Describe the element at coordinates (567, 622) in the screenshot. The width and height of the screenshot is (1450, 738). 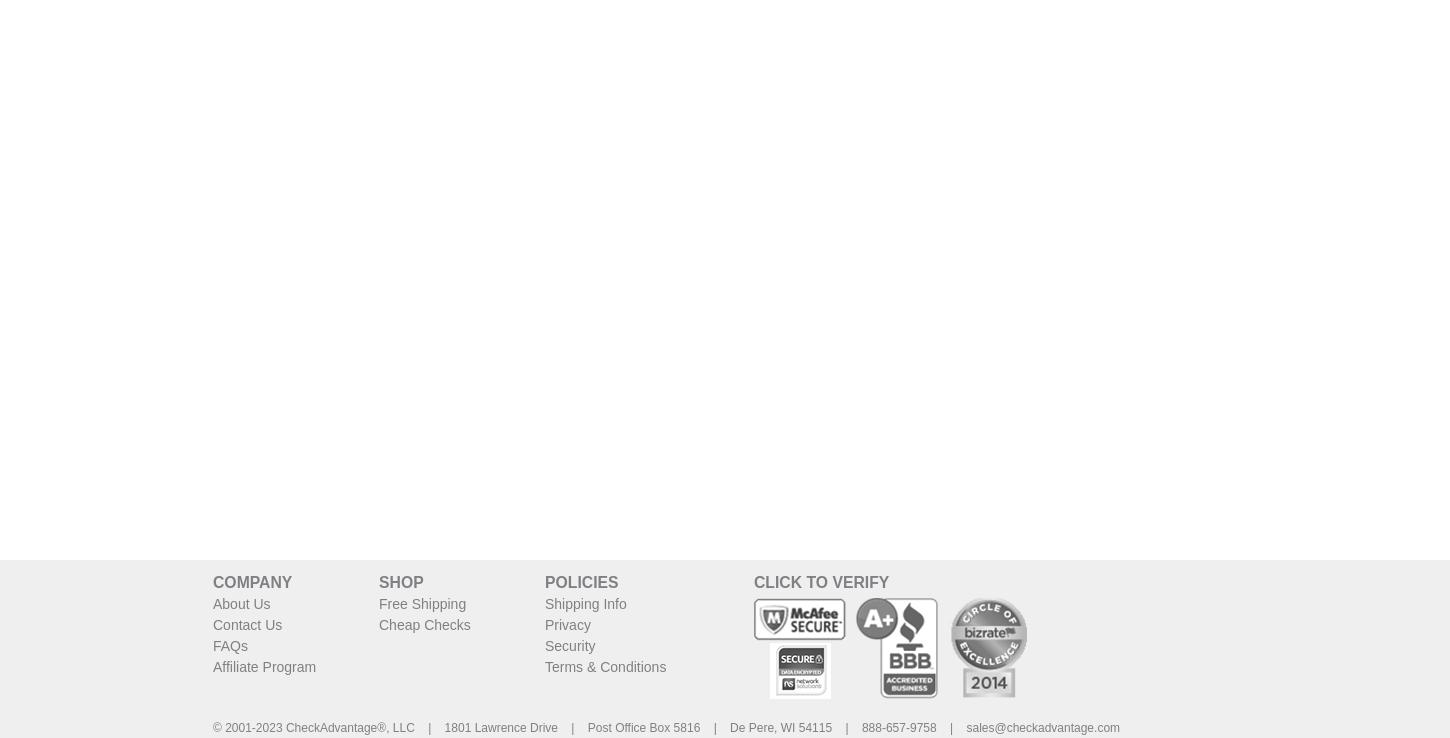
I see `'Privacy'` at that location.